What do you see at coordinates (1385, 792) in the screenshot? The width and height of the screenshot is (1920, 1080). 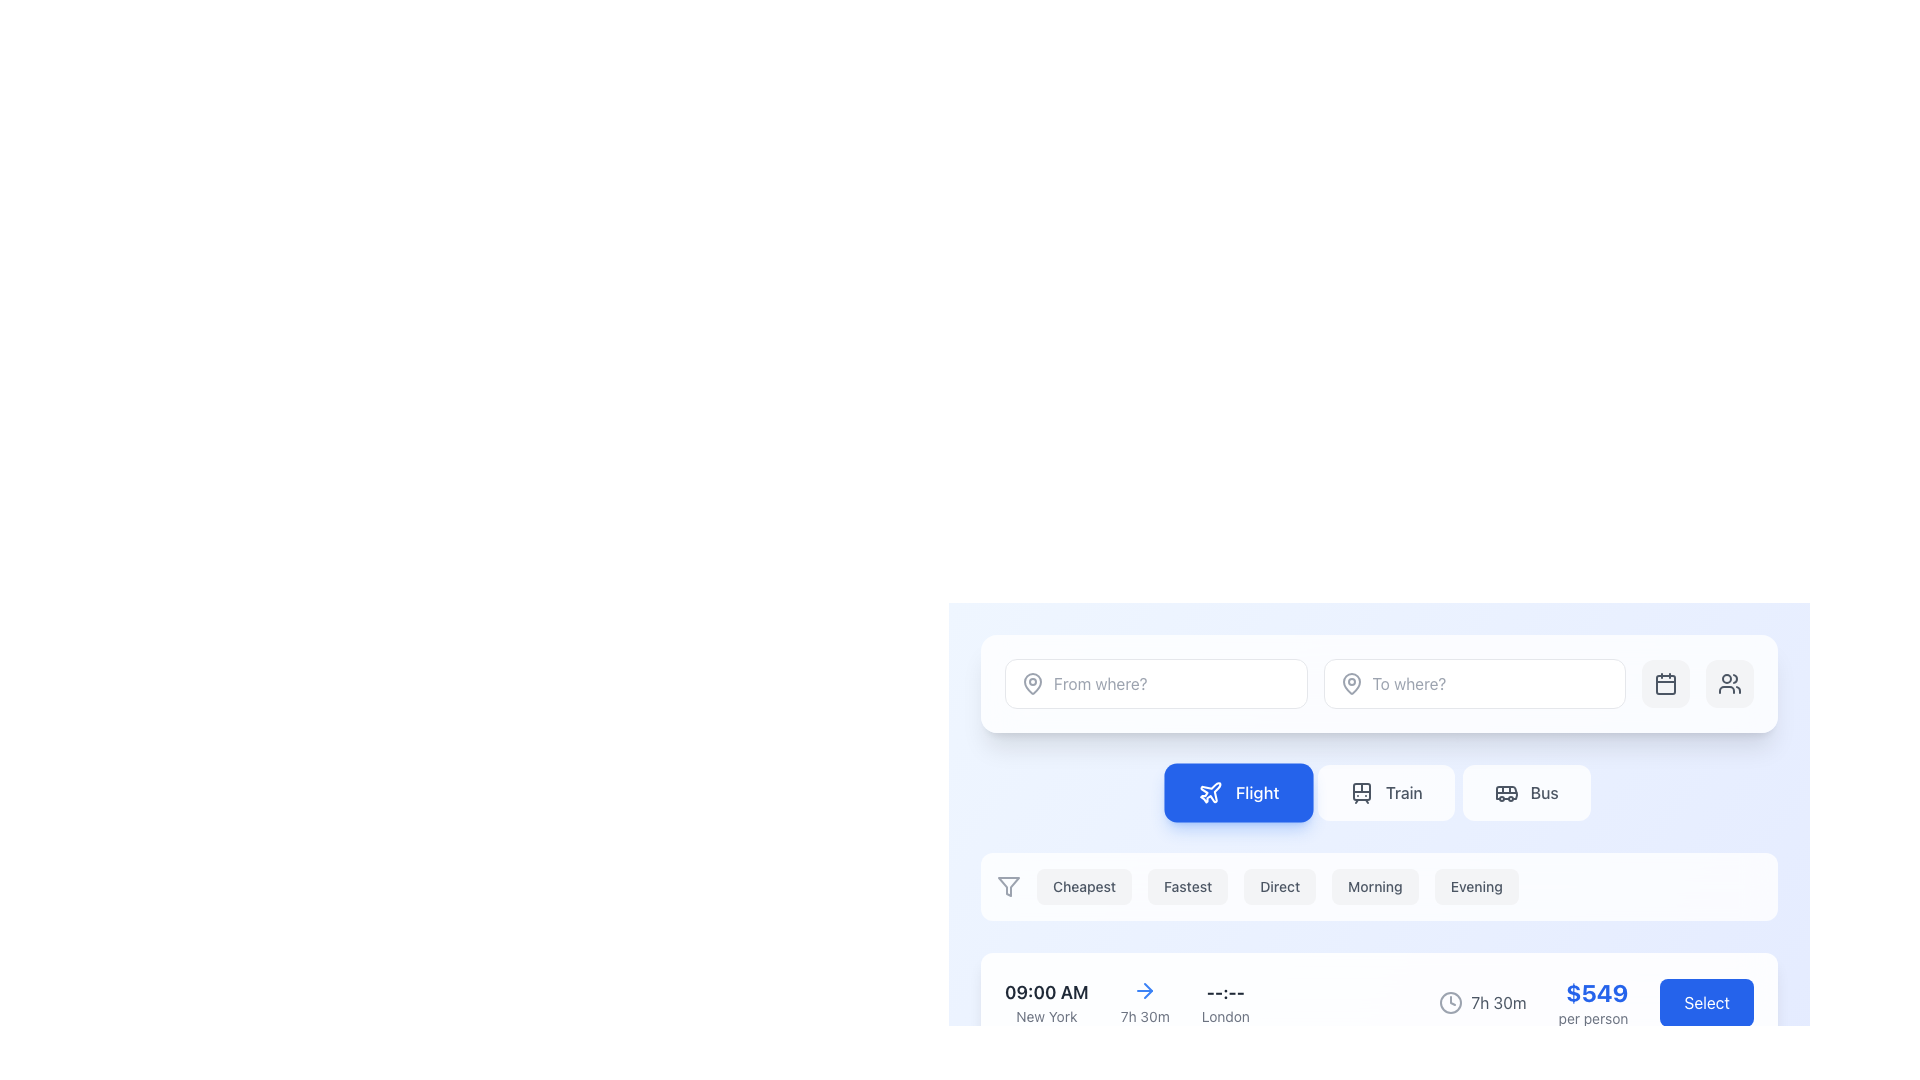 I see `the 'Train' button, which is a rectangular button with a white background and light gray text displaying 'Train', located in the middle of three buttons aligned with 'Flight' and 'Bus'` at bounding box center [1385, 792].